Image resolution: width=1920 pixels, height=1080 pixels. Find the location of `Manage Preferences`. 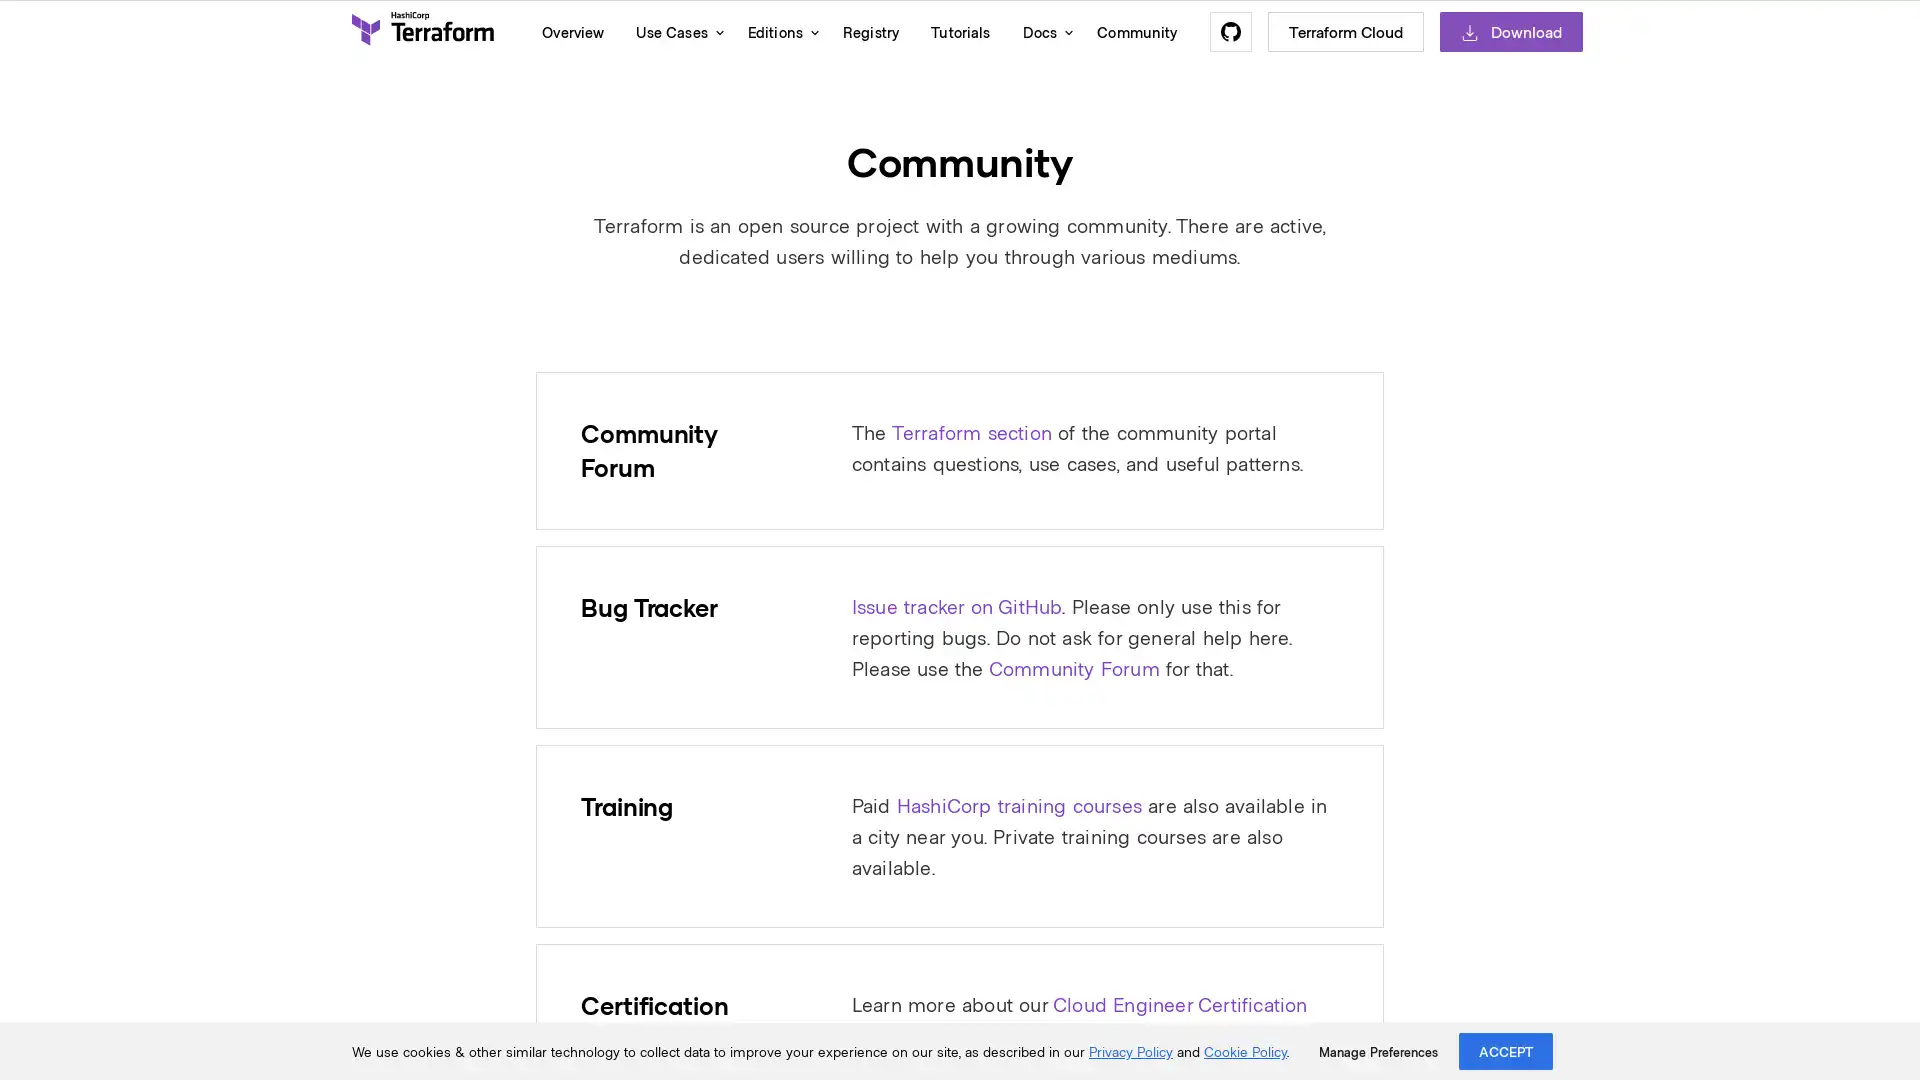

Manage Preferences is located at coordinates (1377, 1051).